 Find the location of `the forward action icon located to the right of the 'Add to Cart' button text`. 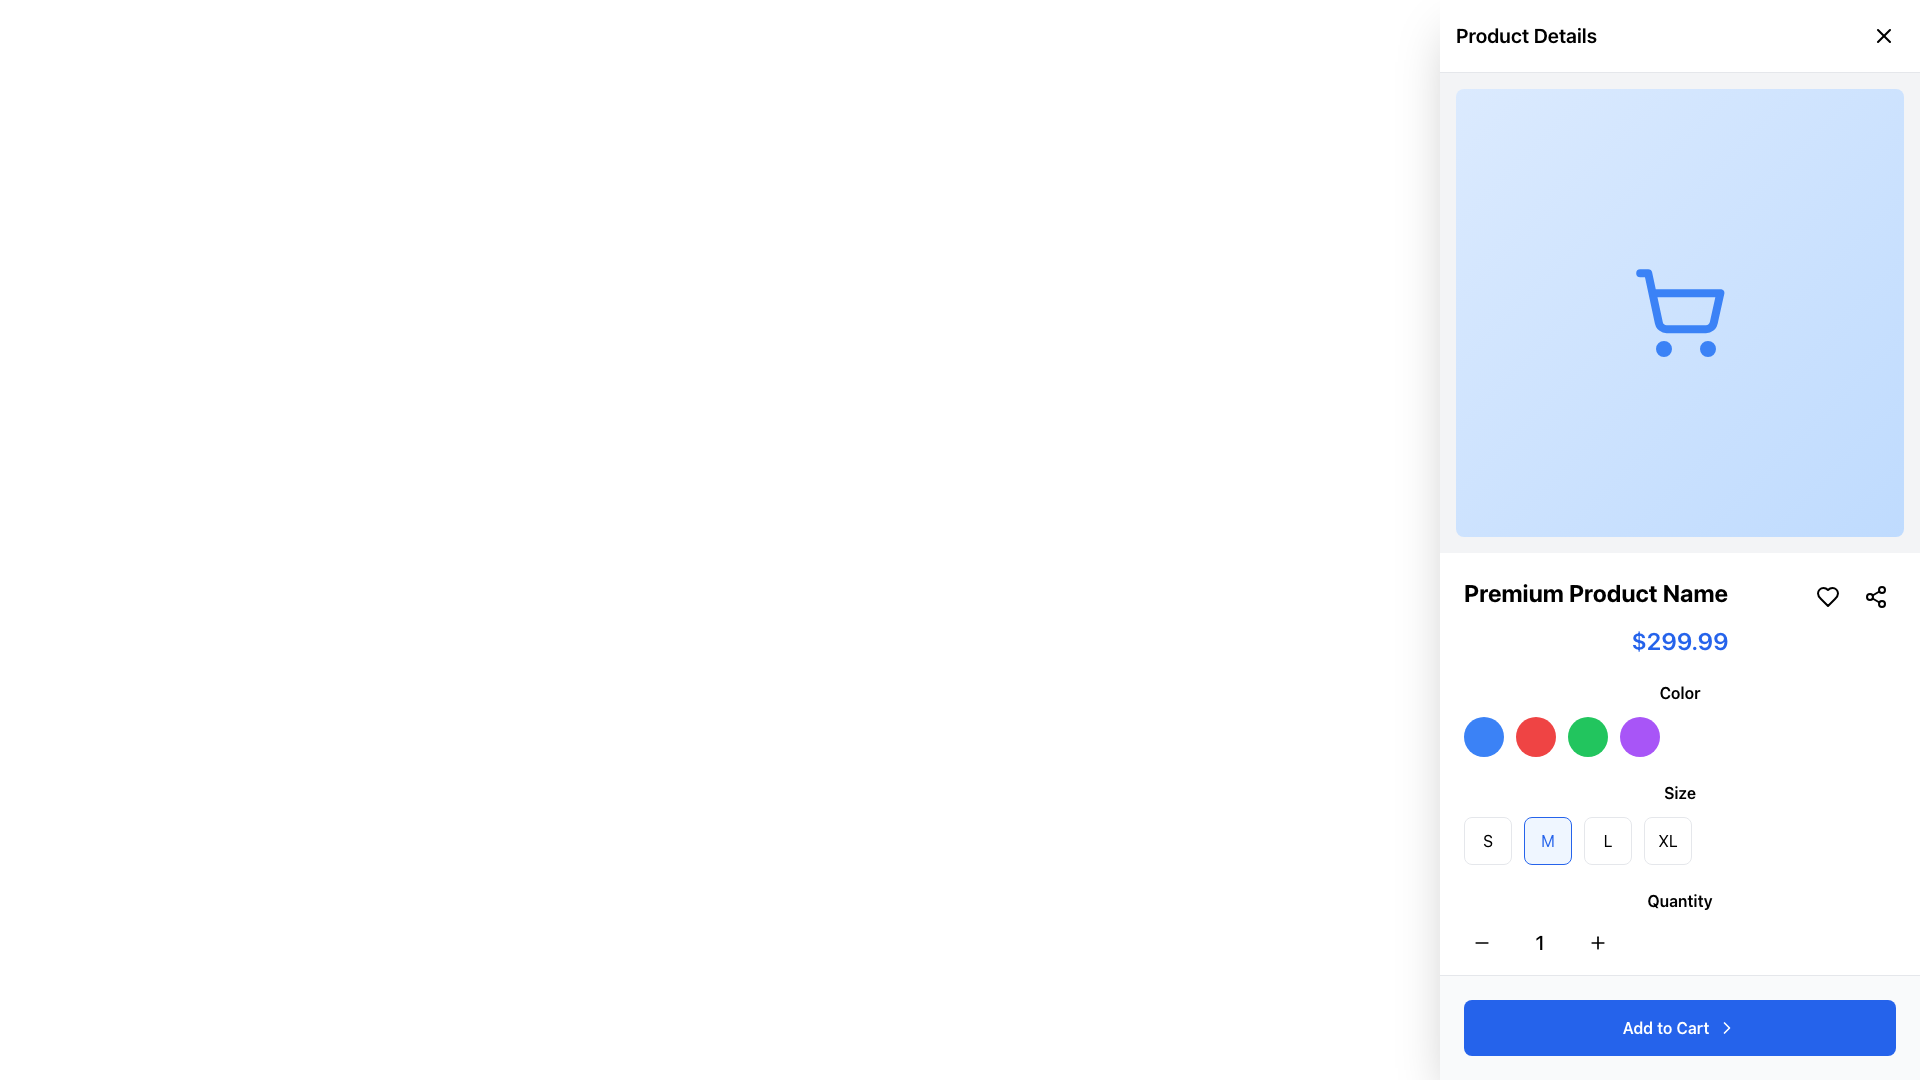

the forward action icon located to the right of the 'Add to Cart' button text is located at coordinates (1726, 1028).